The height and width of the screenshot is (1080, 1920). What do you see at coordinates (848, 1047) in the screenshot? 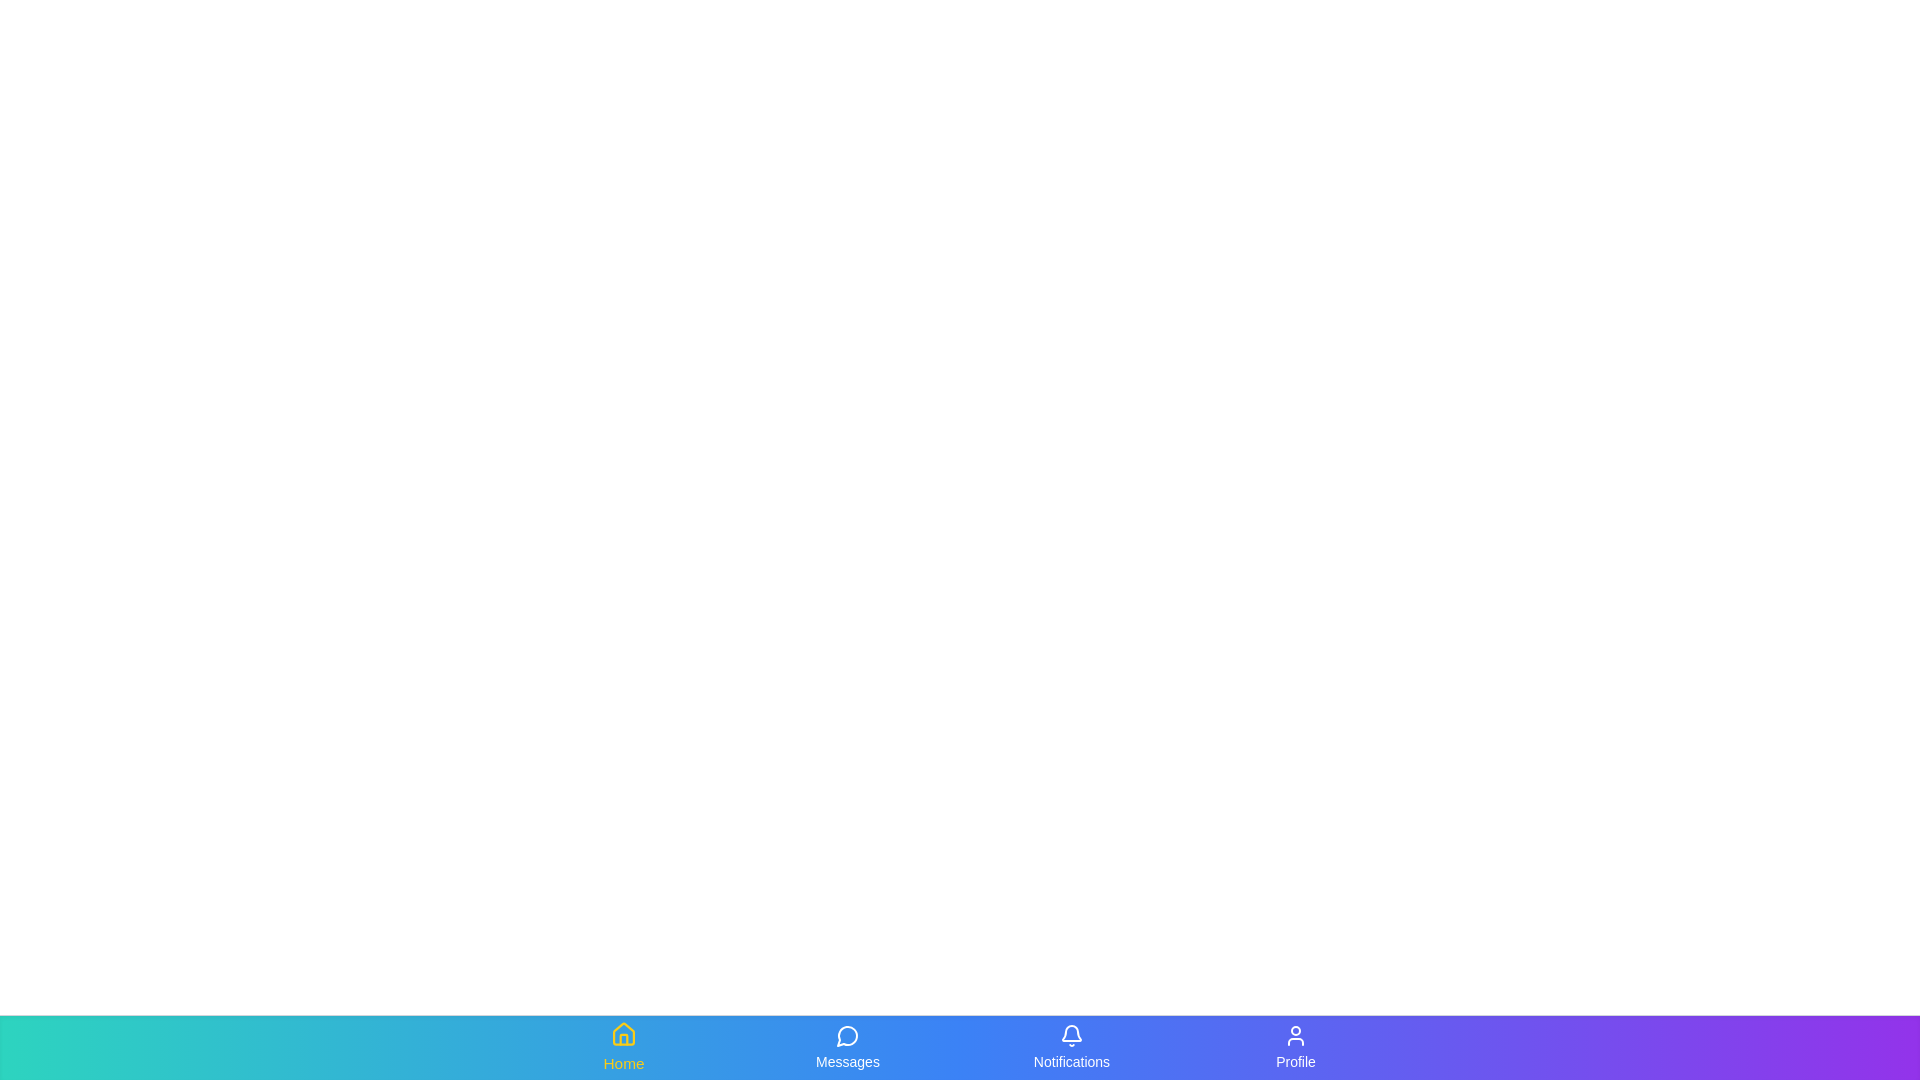
I see `the Messages tab from the navigation bar` at bounding box center [848, 1047].